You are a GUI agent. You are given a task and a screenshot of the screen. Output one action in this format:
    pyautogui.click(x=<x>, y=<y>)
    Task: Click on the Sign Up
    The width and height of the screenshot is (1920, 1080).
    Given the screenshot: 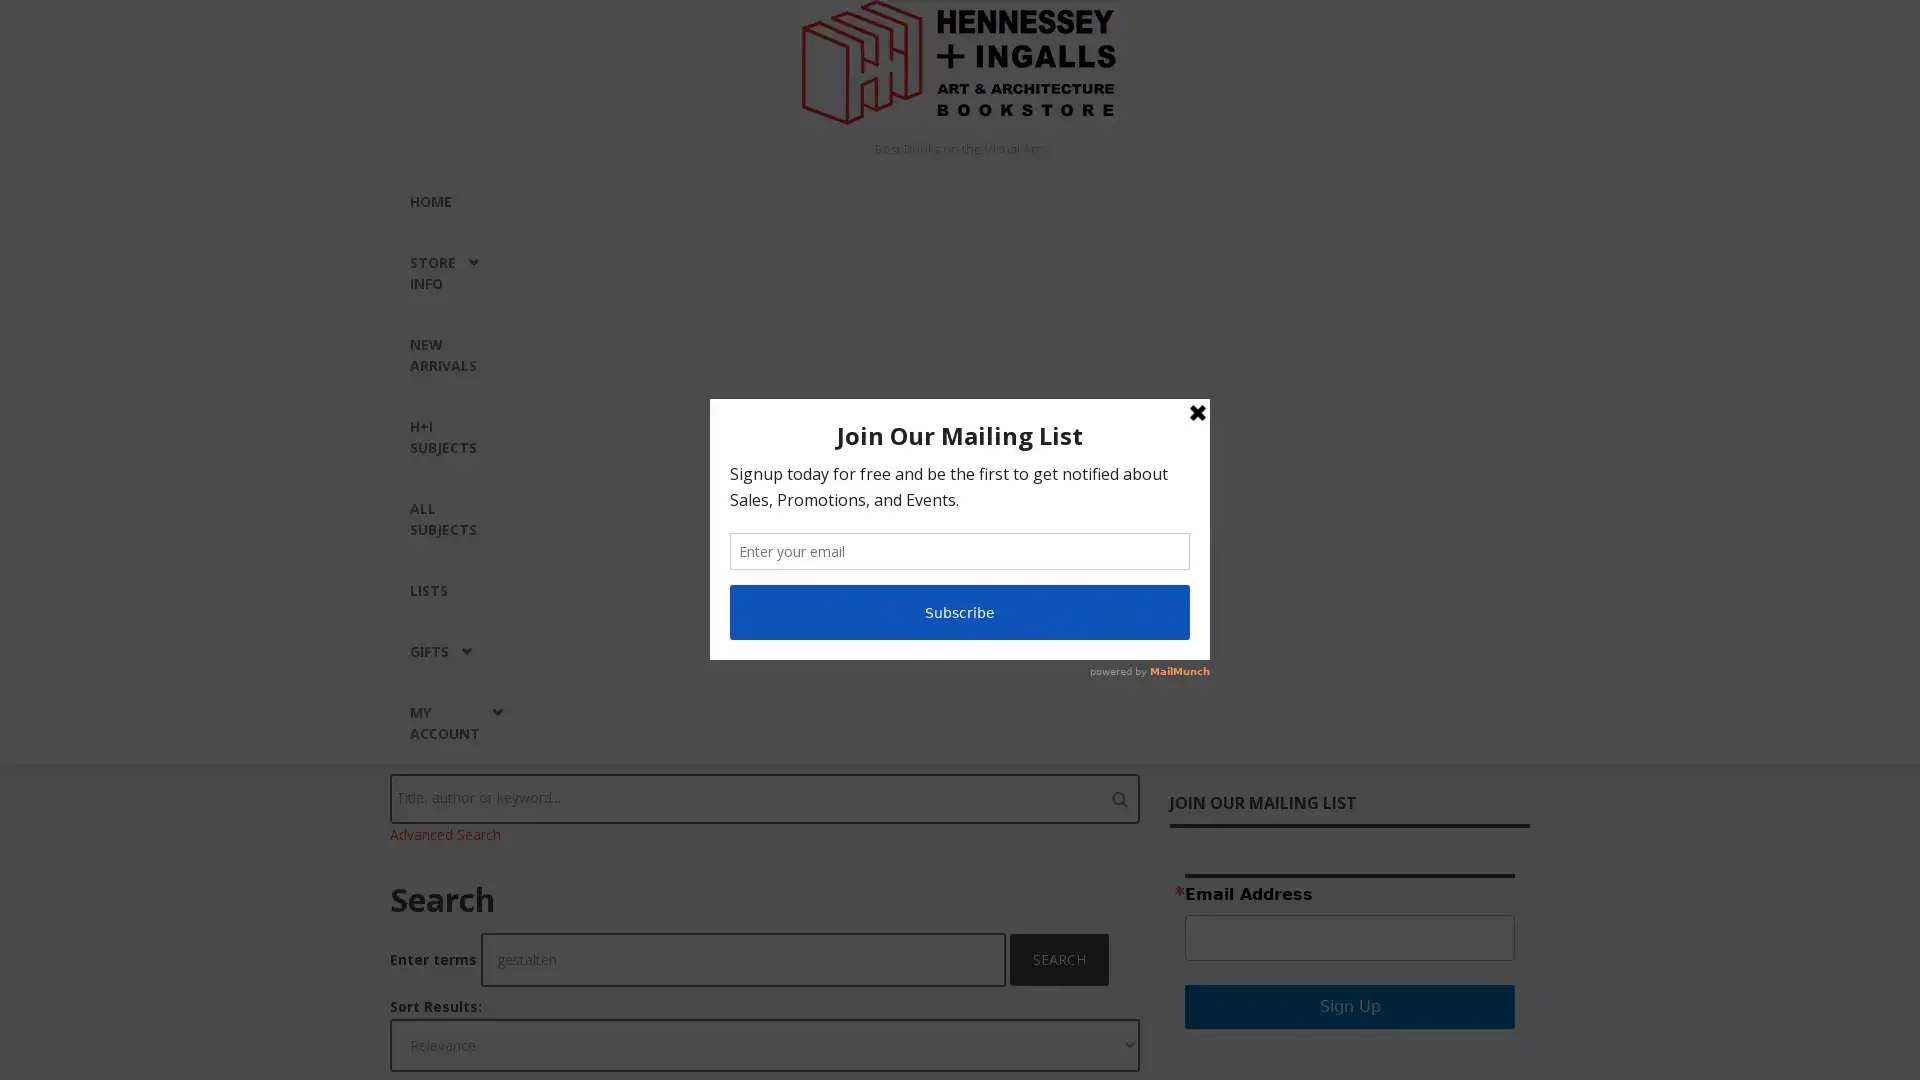 What is the action you would take?
    pyautogui.click(x=1349, y=1006)
    